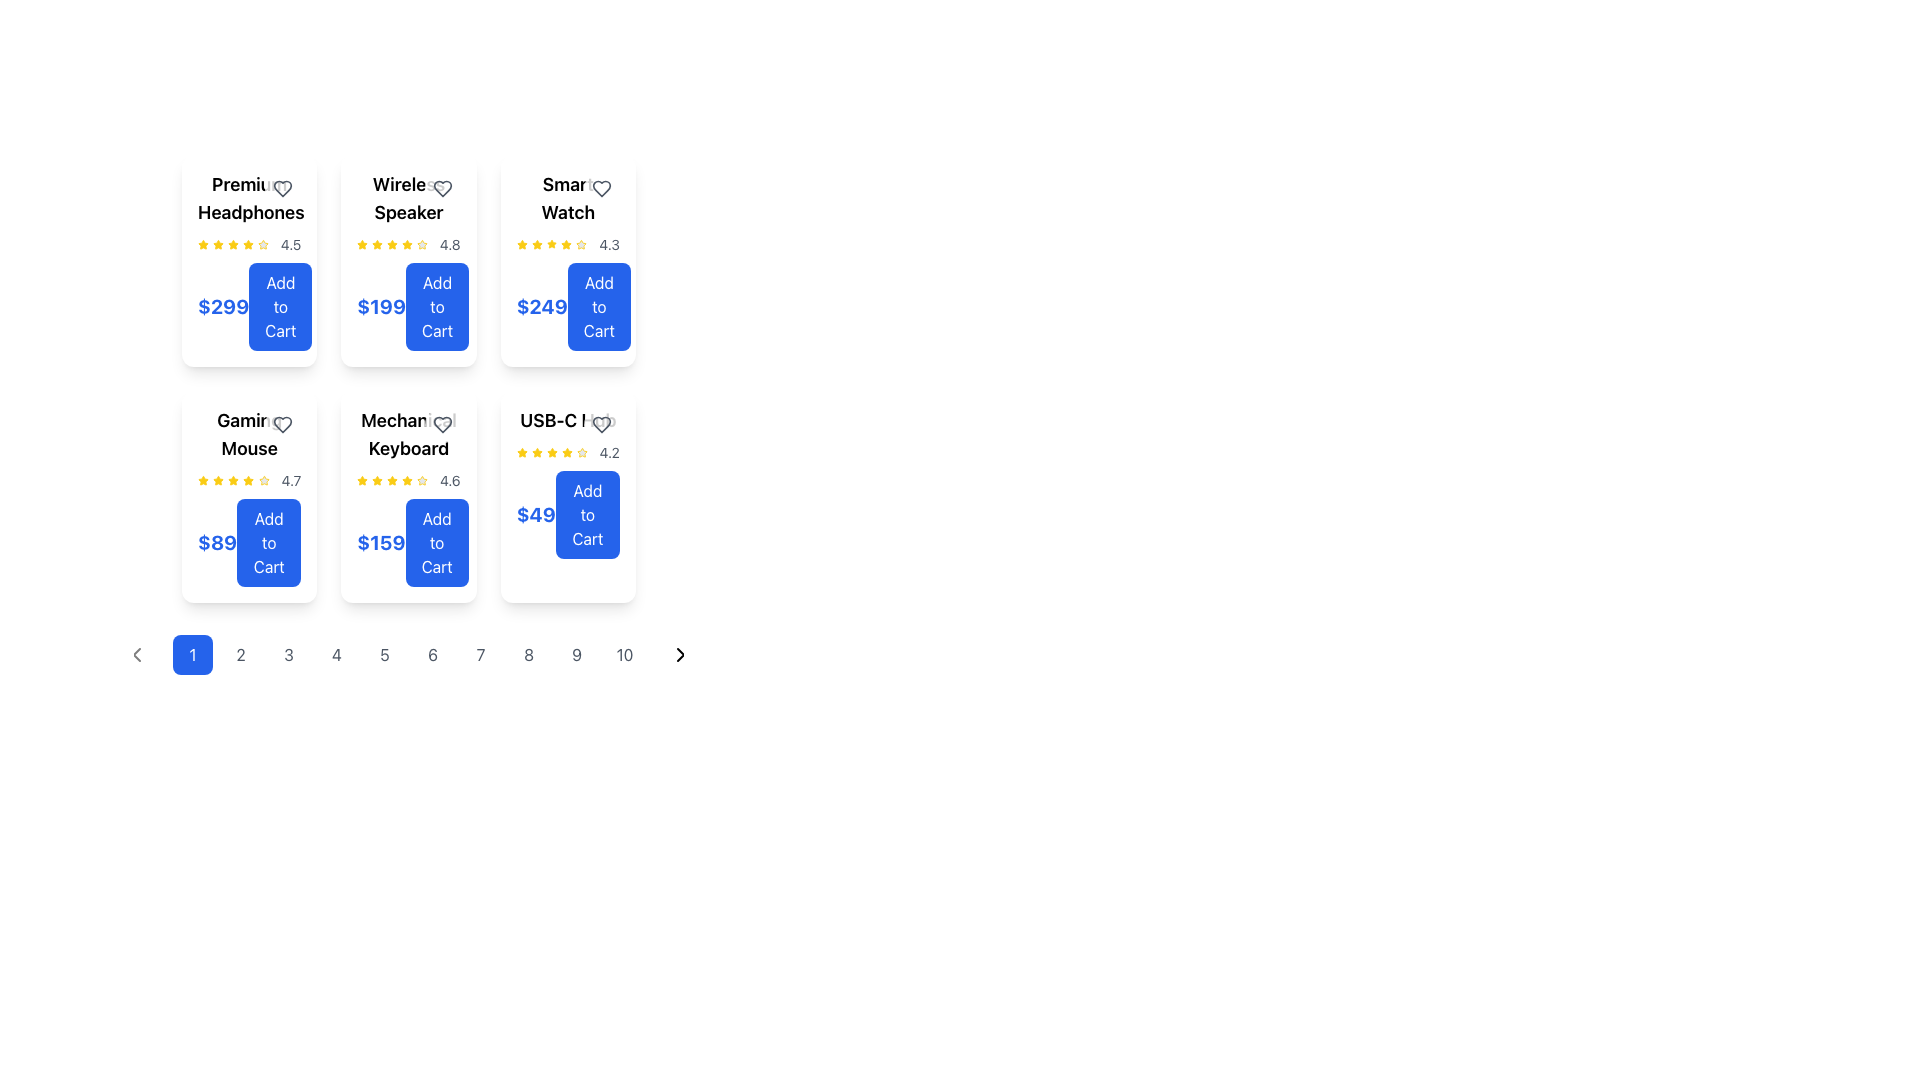  What do you see at coordinates (362, 480) in the screenshot?
I see `the star-shaped icon with a yellow fill and border, located in the sixth item of the product card grid, to interact with the rating or favorite marker` at bounding box center [362, 480].